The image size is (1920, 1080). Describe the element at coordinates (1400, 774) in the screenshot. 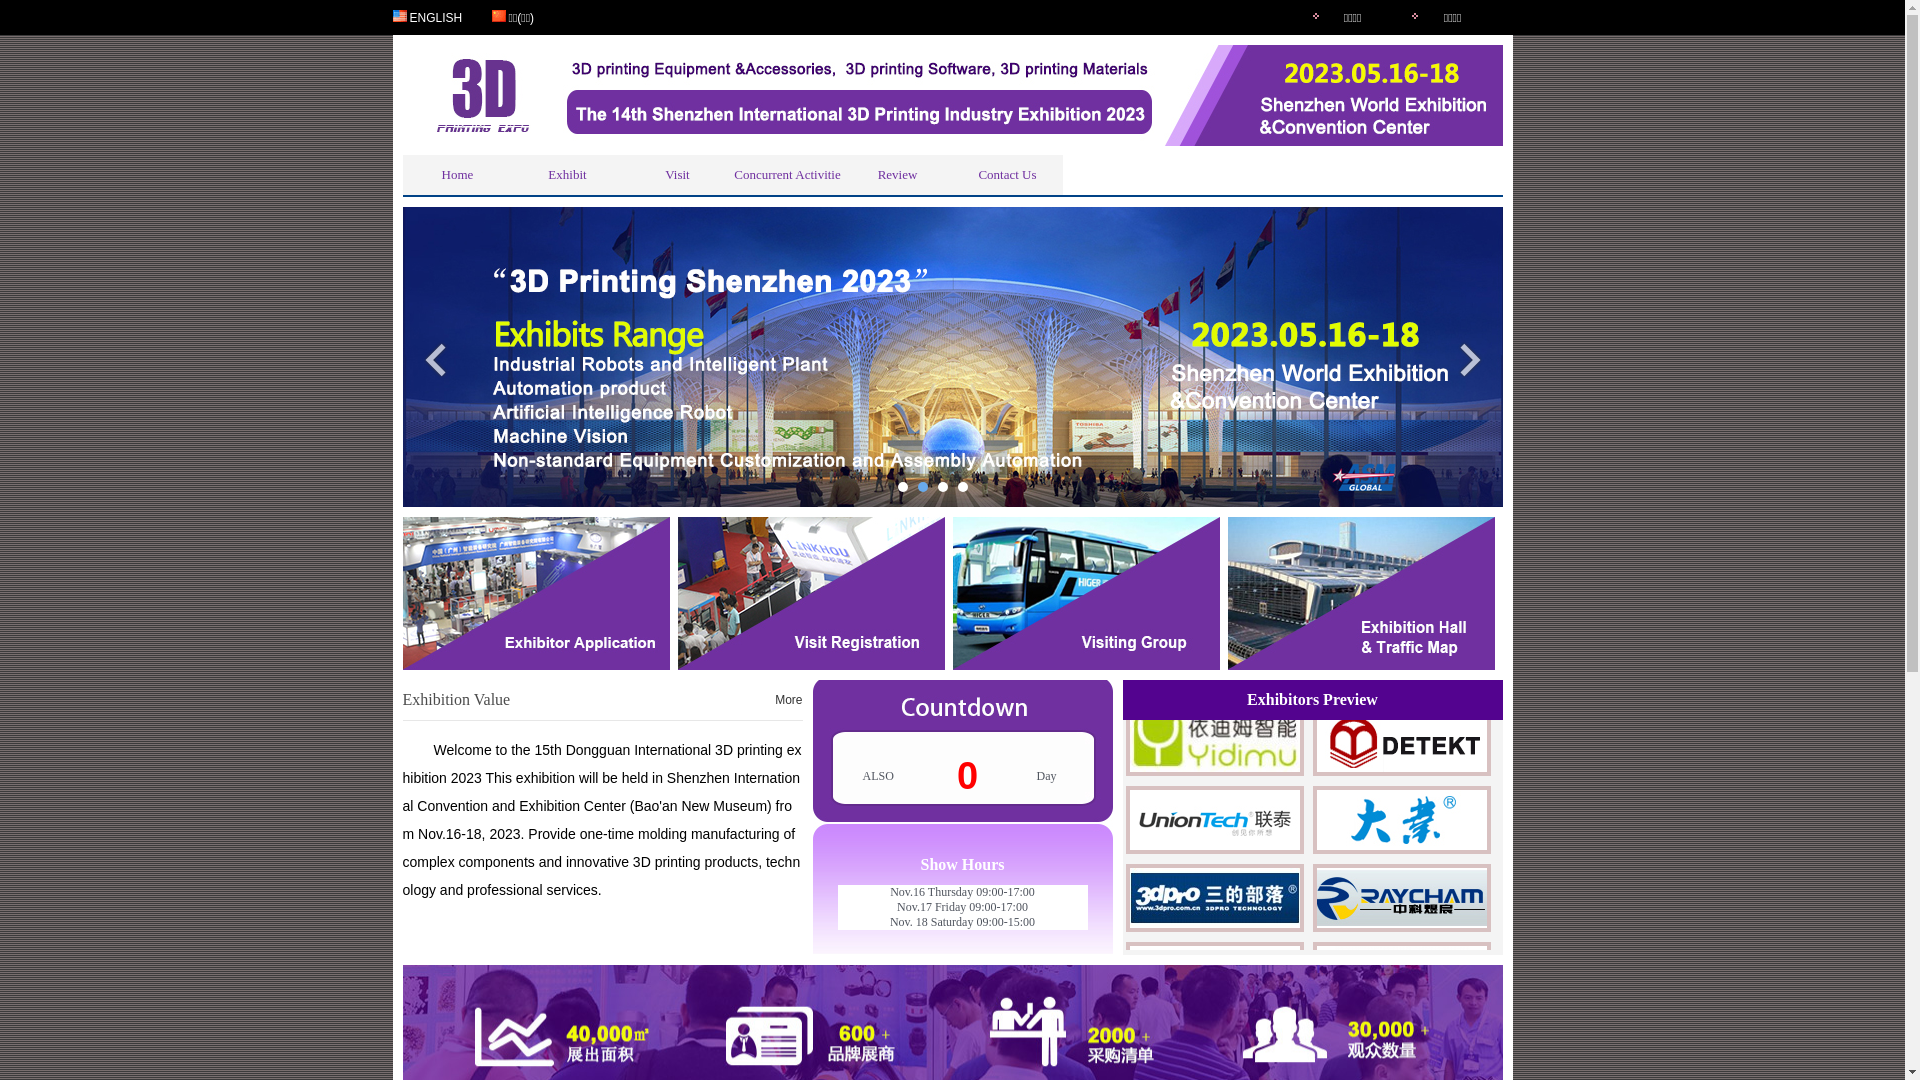

I see `'detekt'` at that location.